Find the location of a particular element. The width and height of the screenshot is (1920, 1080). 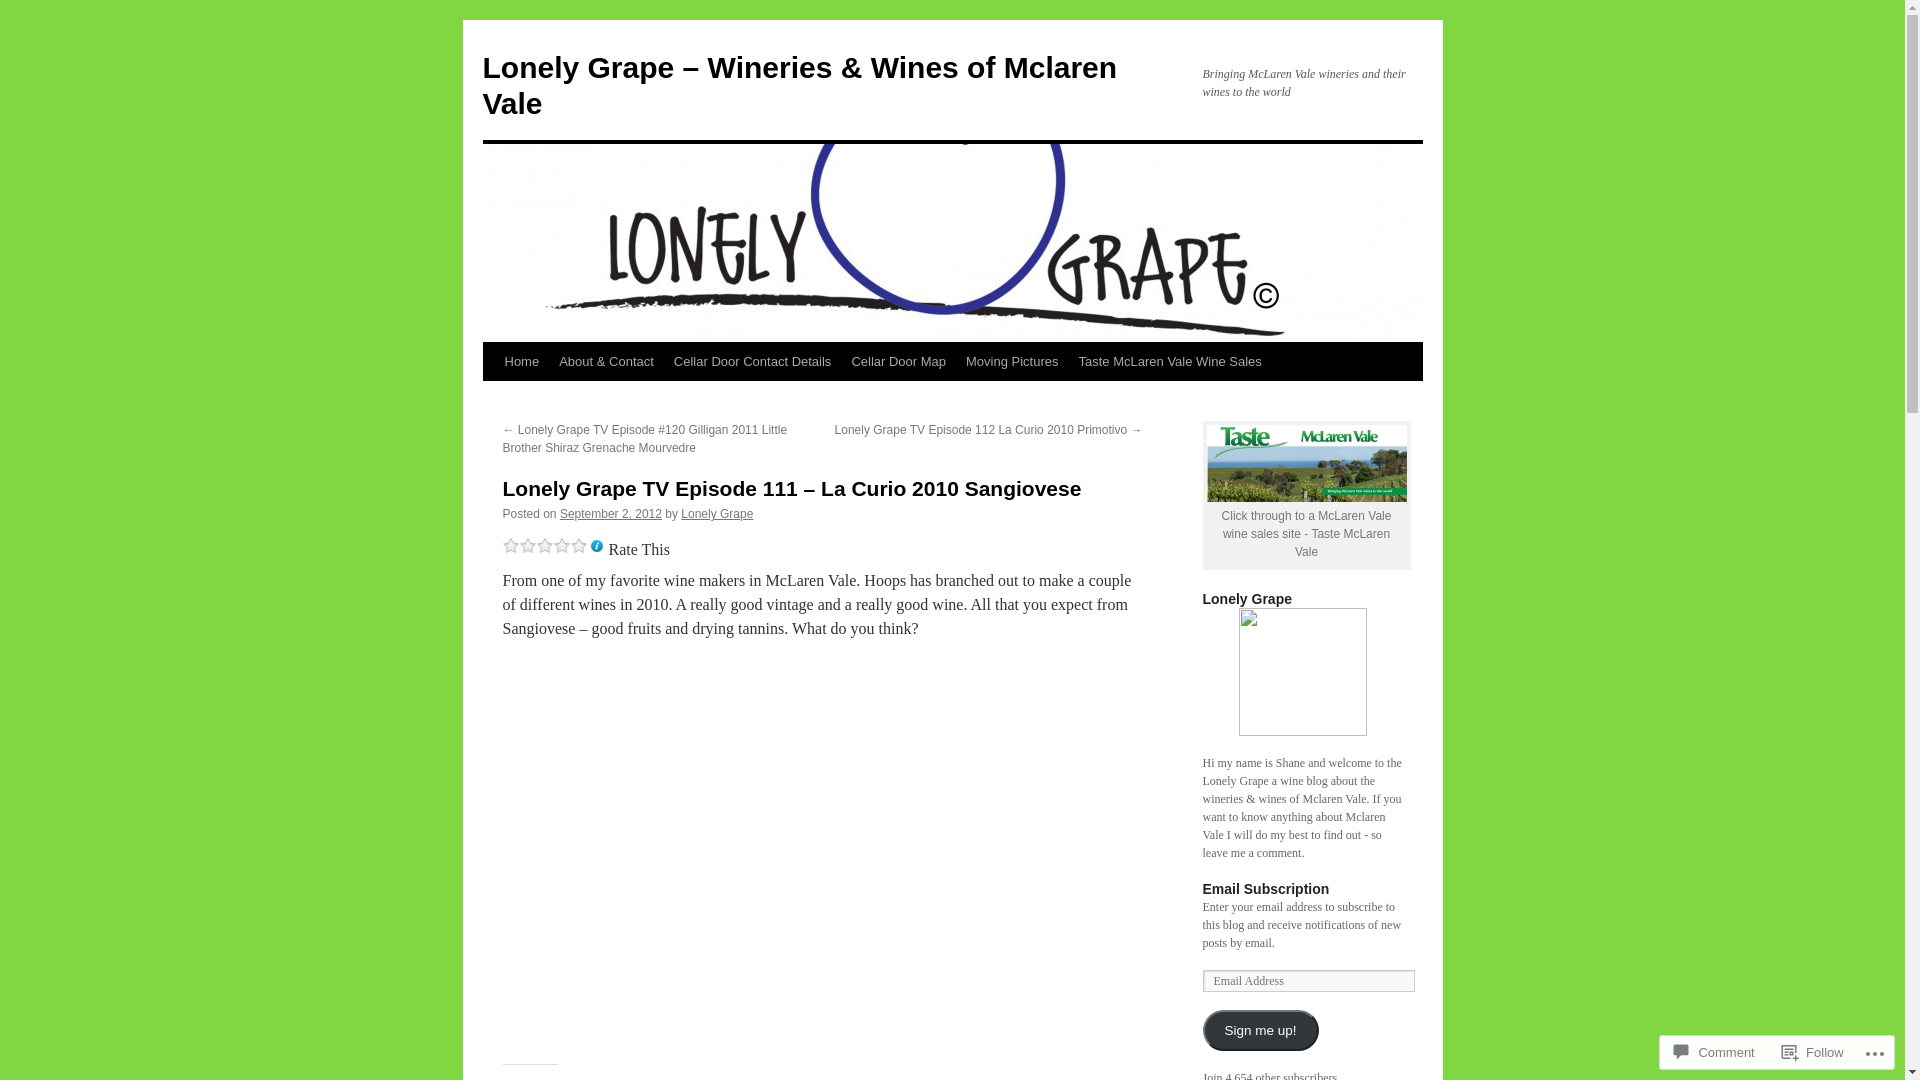

'About & Contact' is located at coordinates (605, 362).